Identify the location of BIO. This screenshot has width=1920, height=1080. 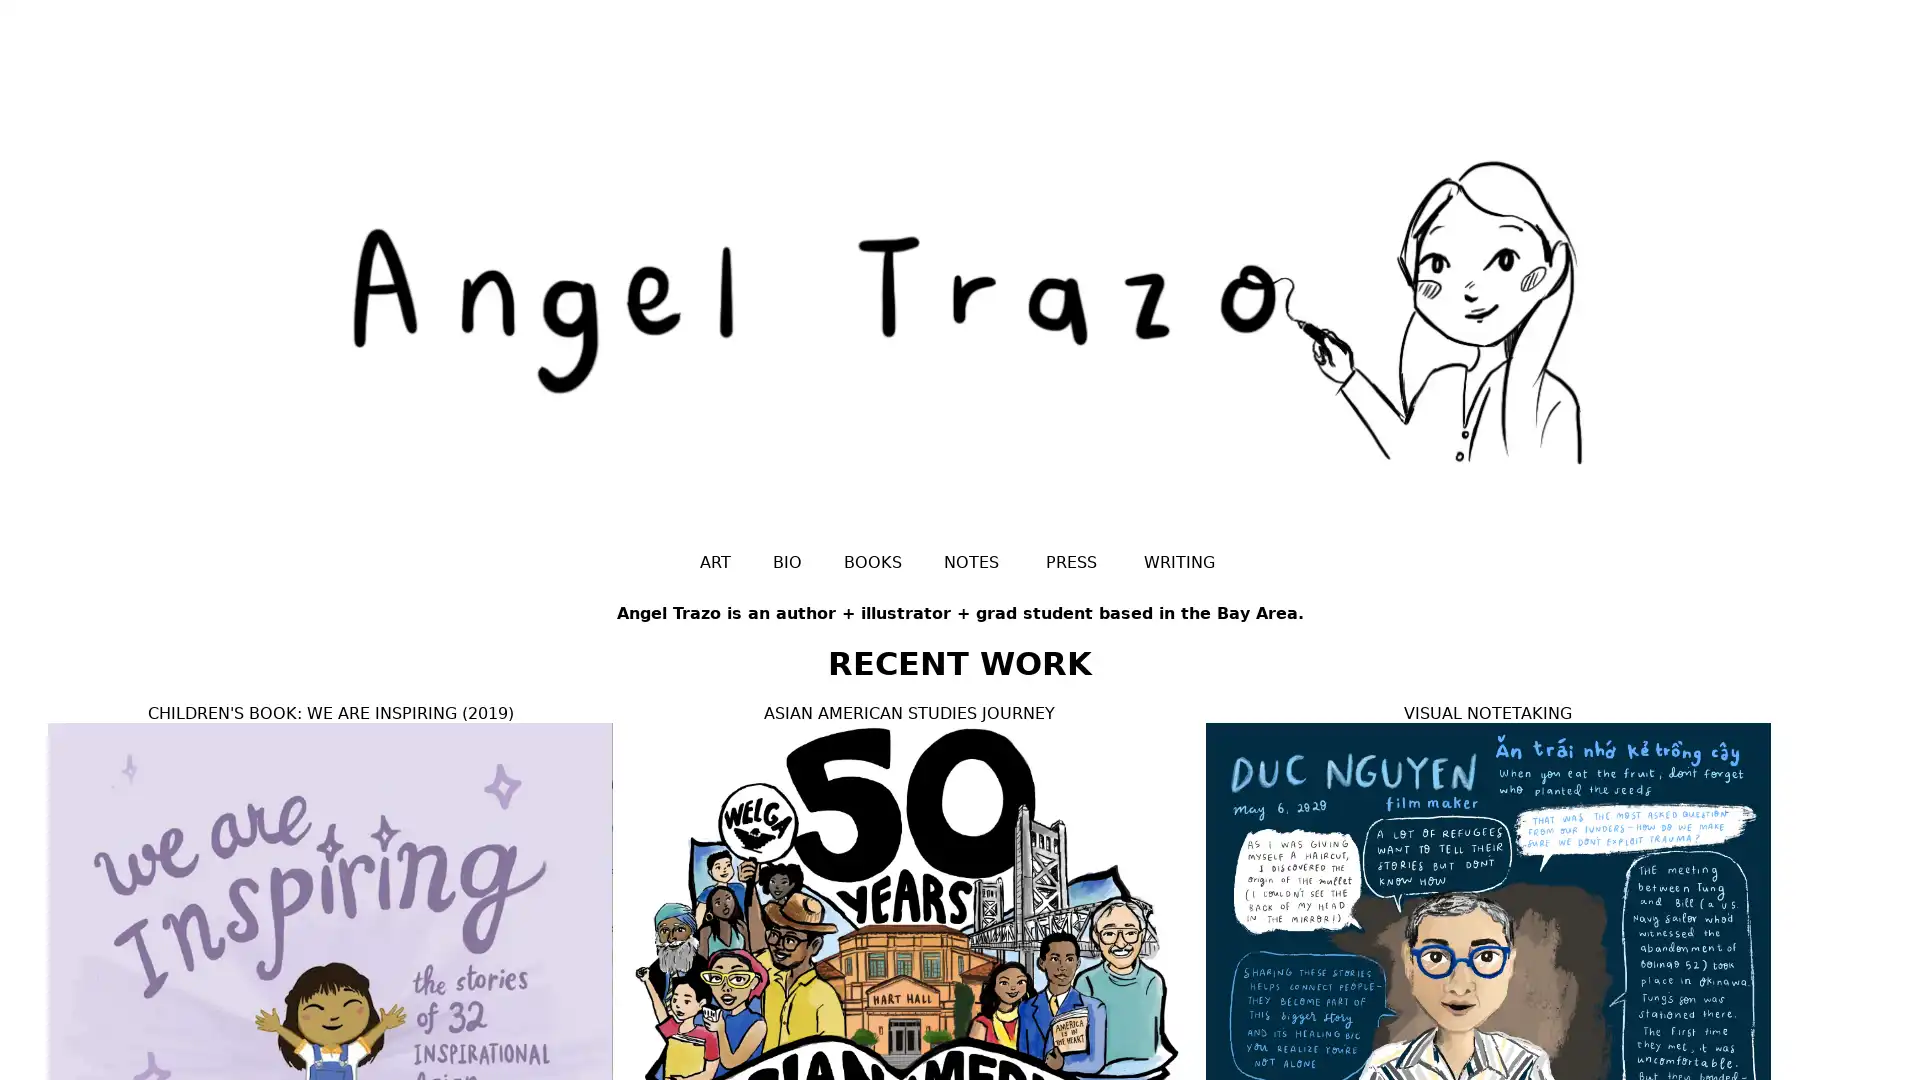
(786, 562).